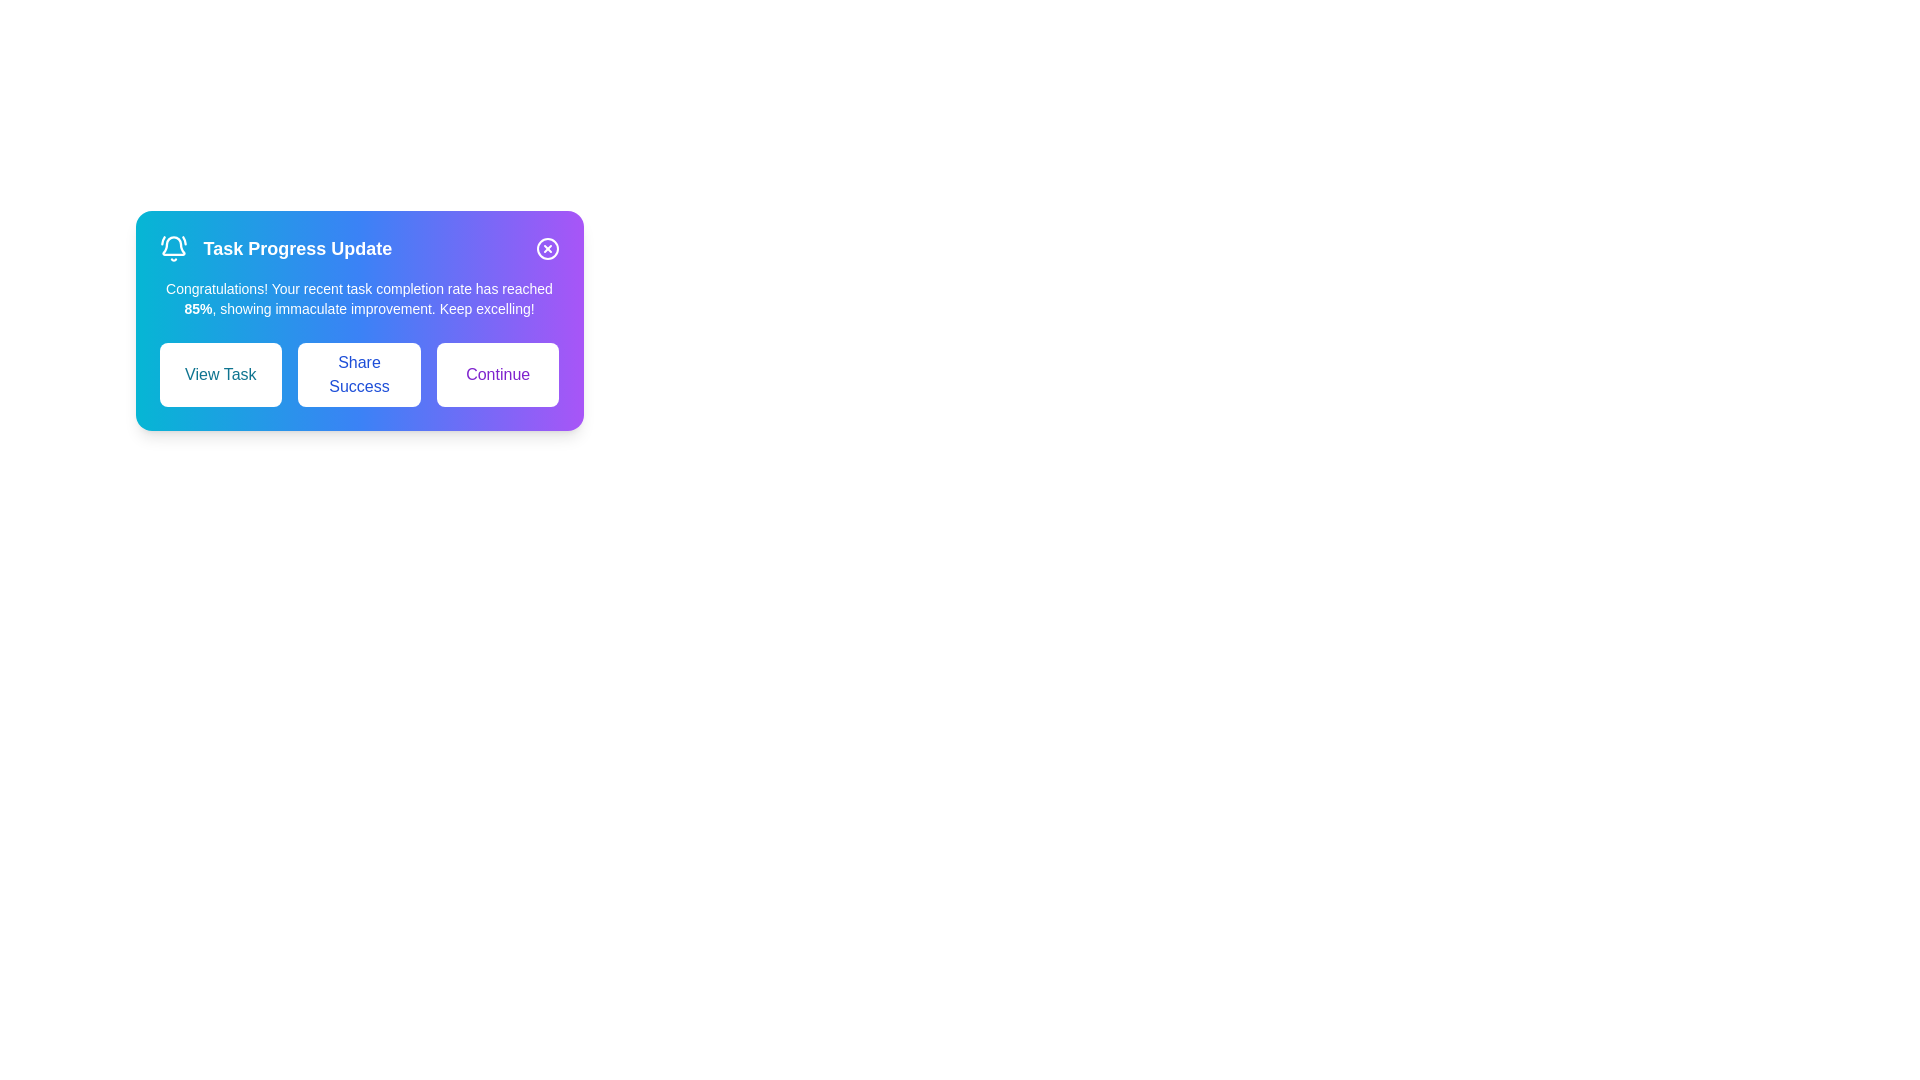 This screenshot has width=1920, height=1080. Describe the element at coordinates (220, 374) in the screenshot. I see `the 'View Task' button` at that location.